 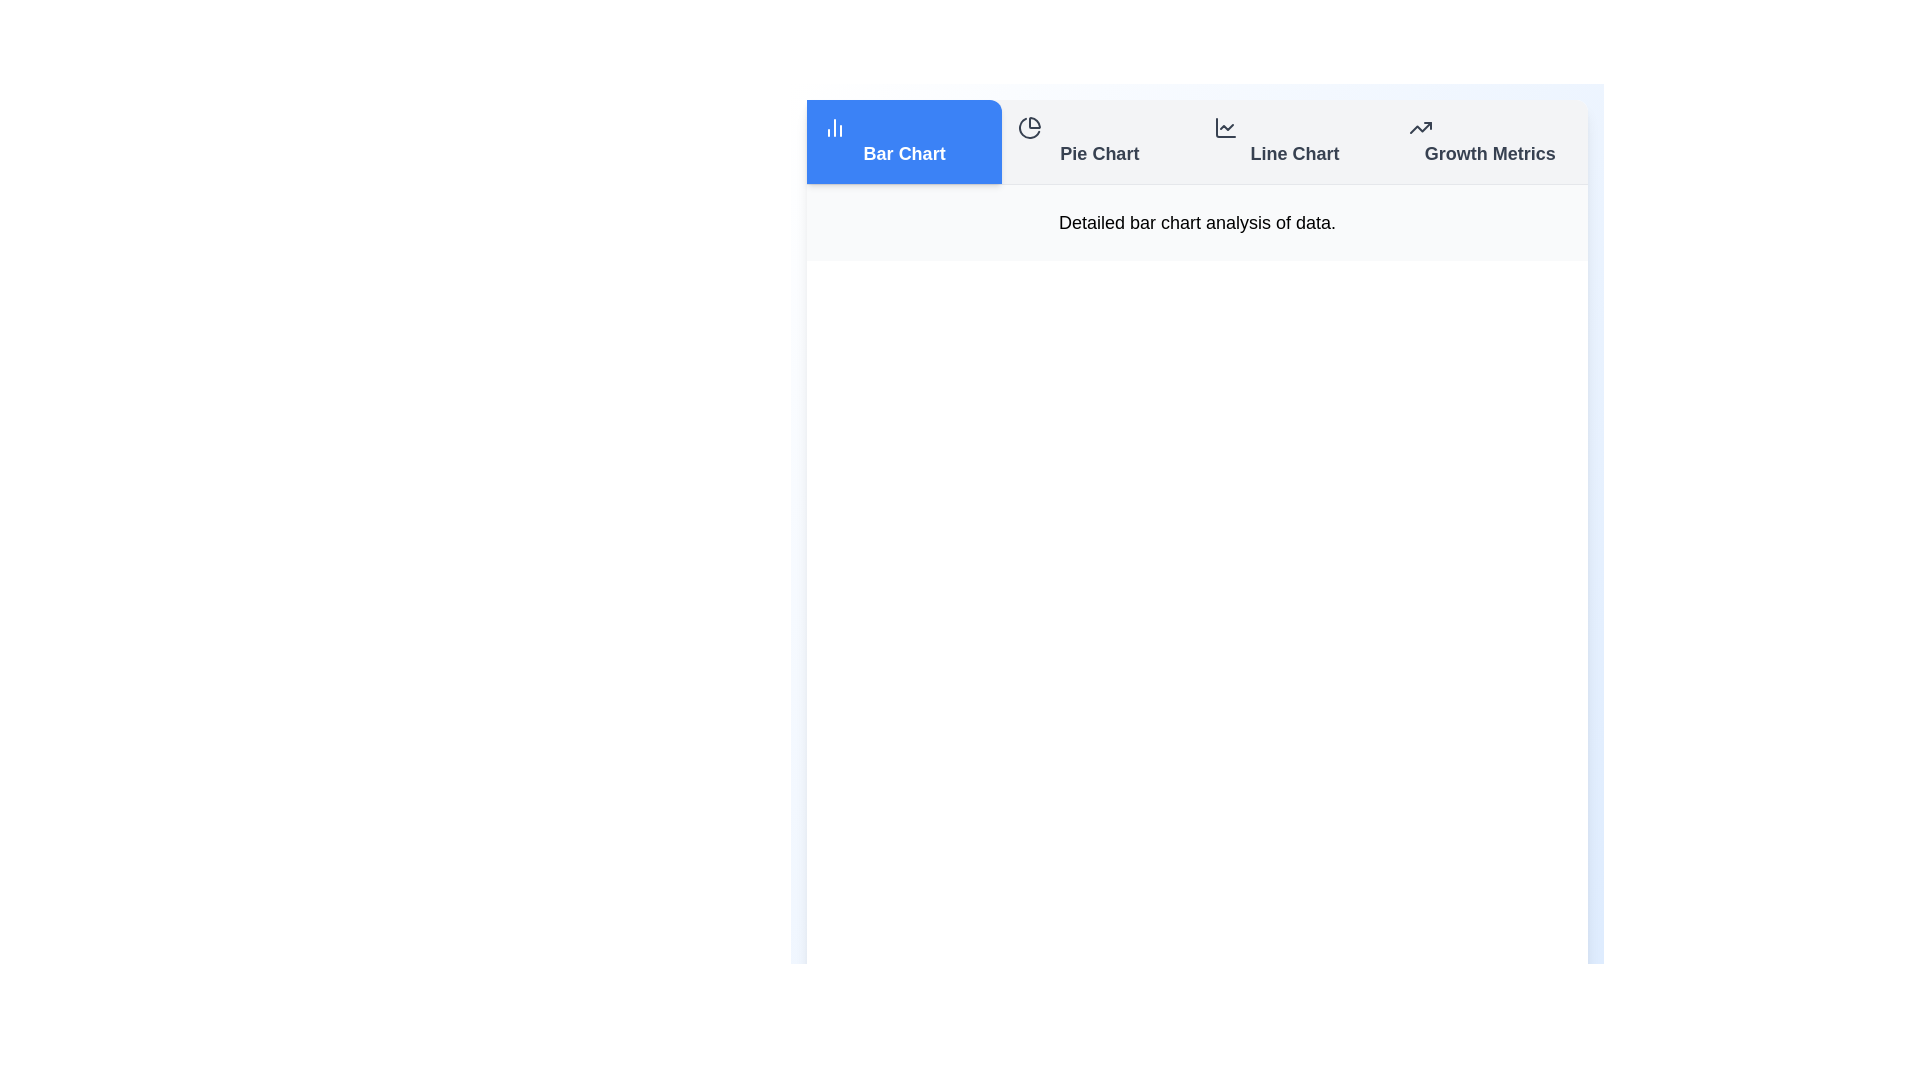 What do you see at coordinates (903, 141) in the screenshot?
I see `the chart type Bar Chart by clicking the corresponding tab button` at bounding box center [903, 141].